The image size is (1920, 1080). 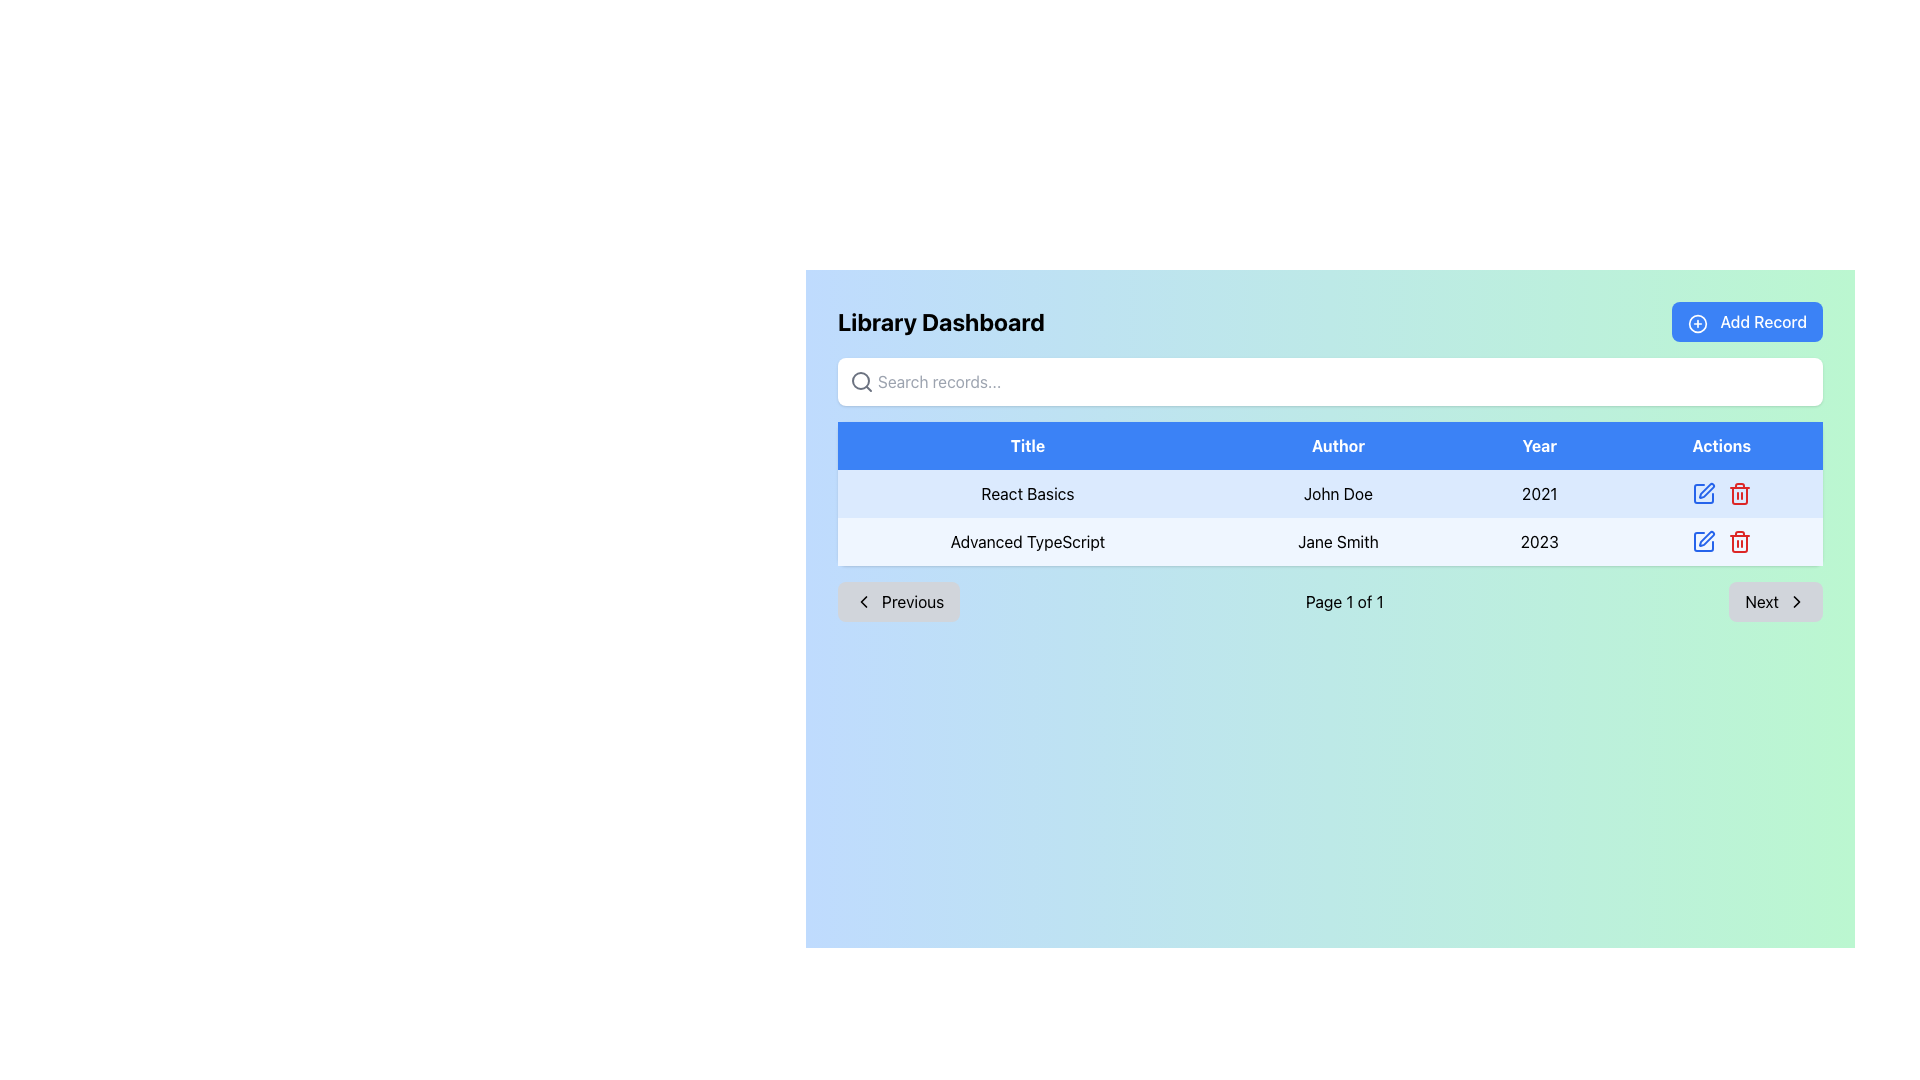 What do you see at coordinates (1796, 600) in the screenshot?
I see `the small triangular arrow icon, which is the rightward-facing chevron of the 'Next' button located on the right side of the pagination control at the bottom of the Library Dashboard interface` at bounding box center [1796, 600].